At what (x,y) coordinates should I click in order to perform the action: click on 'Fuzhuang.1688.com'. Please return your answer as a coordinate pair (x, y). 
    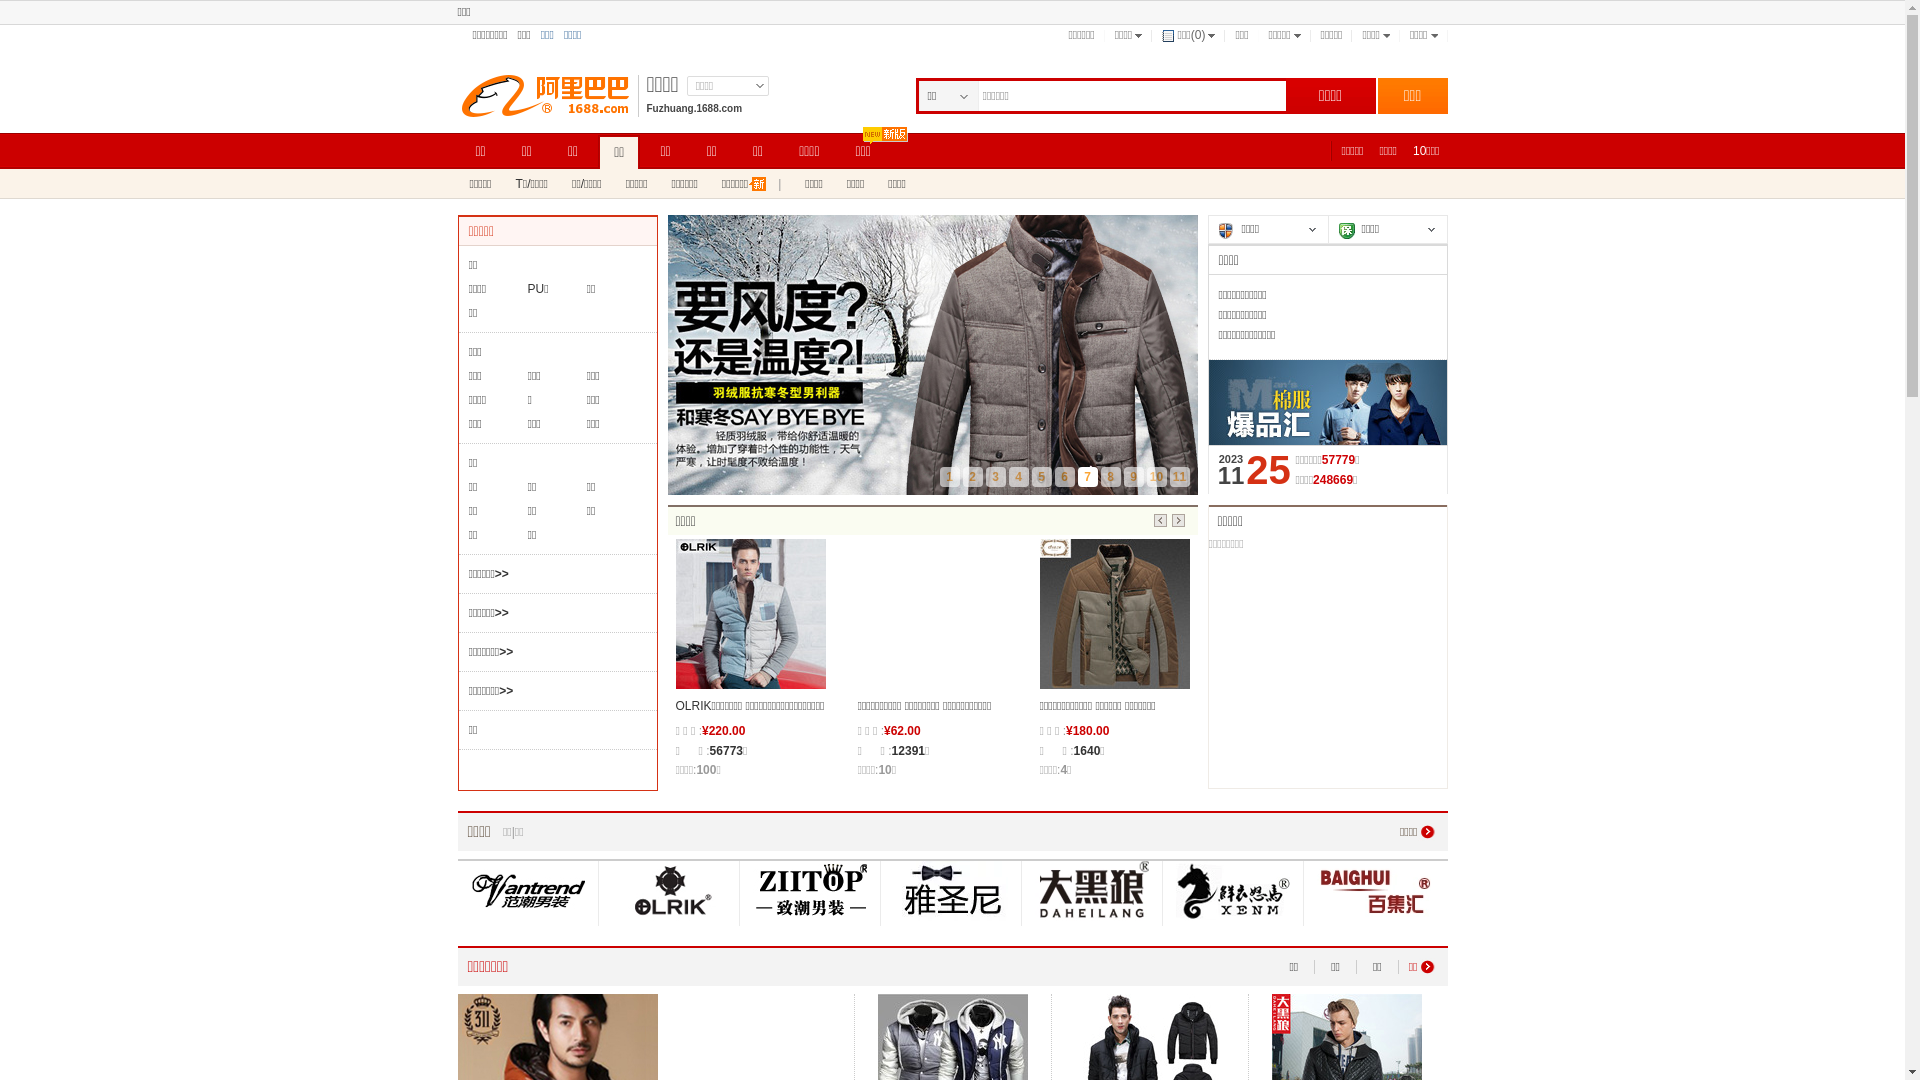
    Looking at the image, I should click on (694, 108).